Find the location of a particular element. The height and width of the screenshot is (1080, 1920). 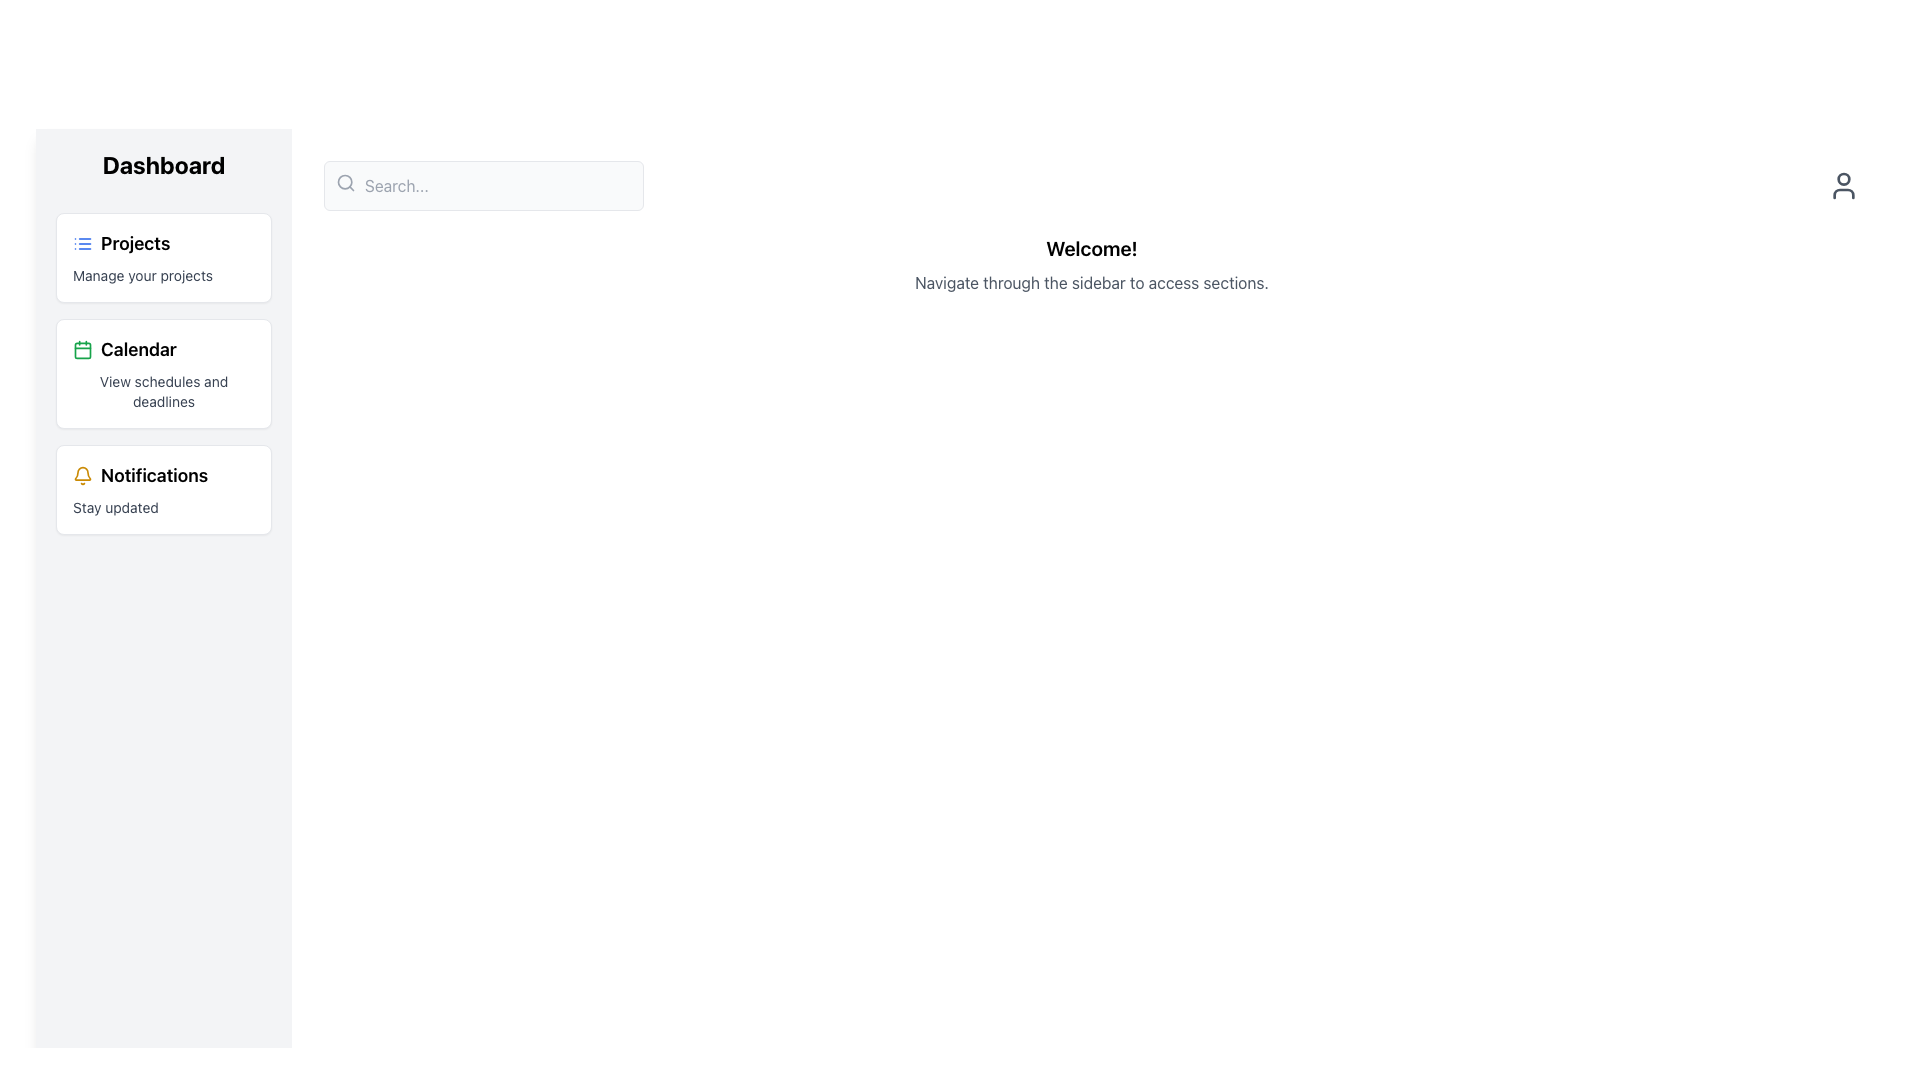

the text label displaying 'Manage your projects', which is styled with a smaller font size and gray color, located in the sidebar below the 'Projects' heading is located at coordinates (142, 276).